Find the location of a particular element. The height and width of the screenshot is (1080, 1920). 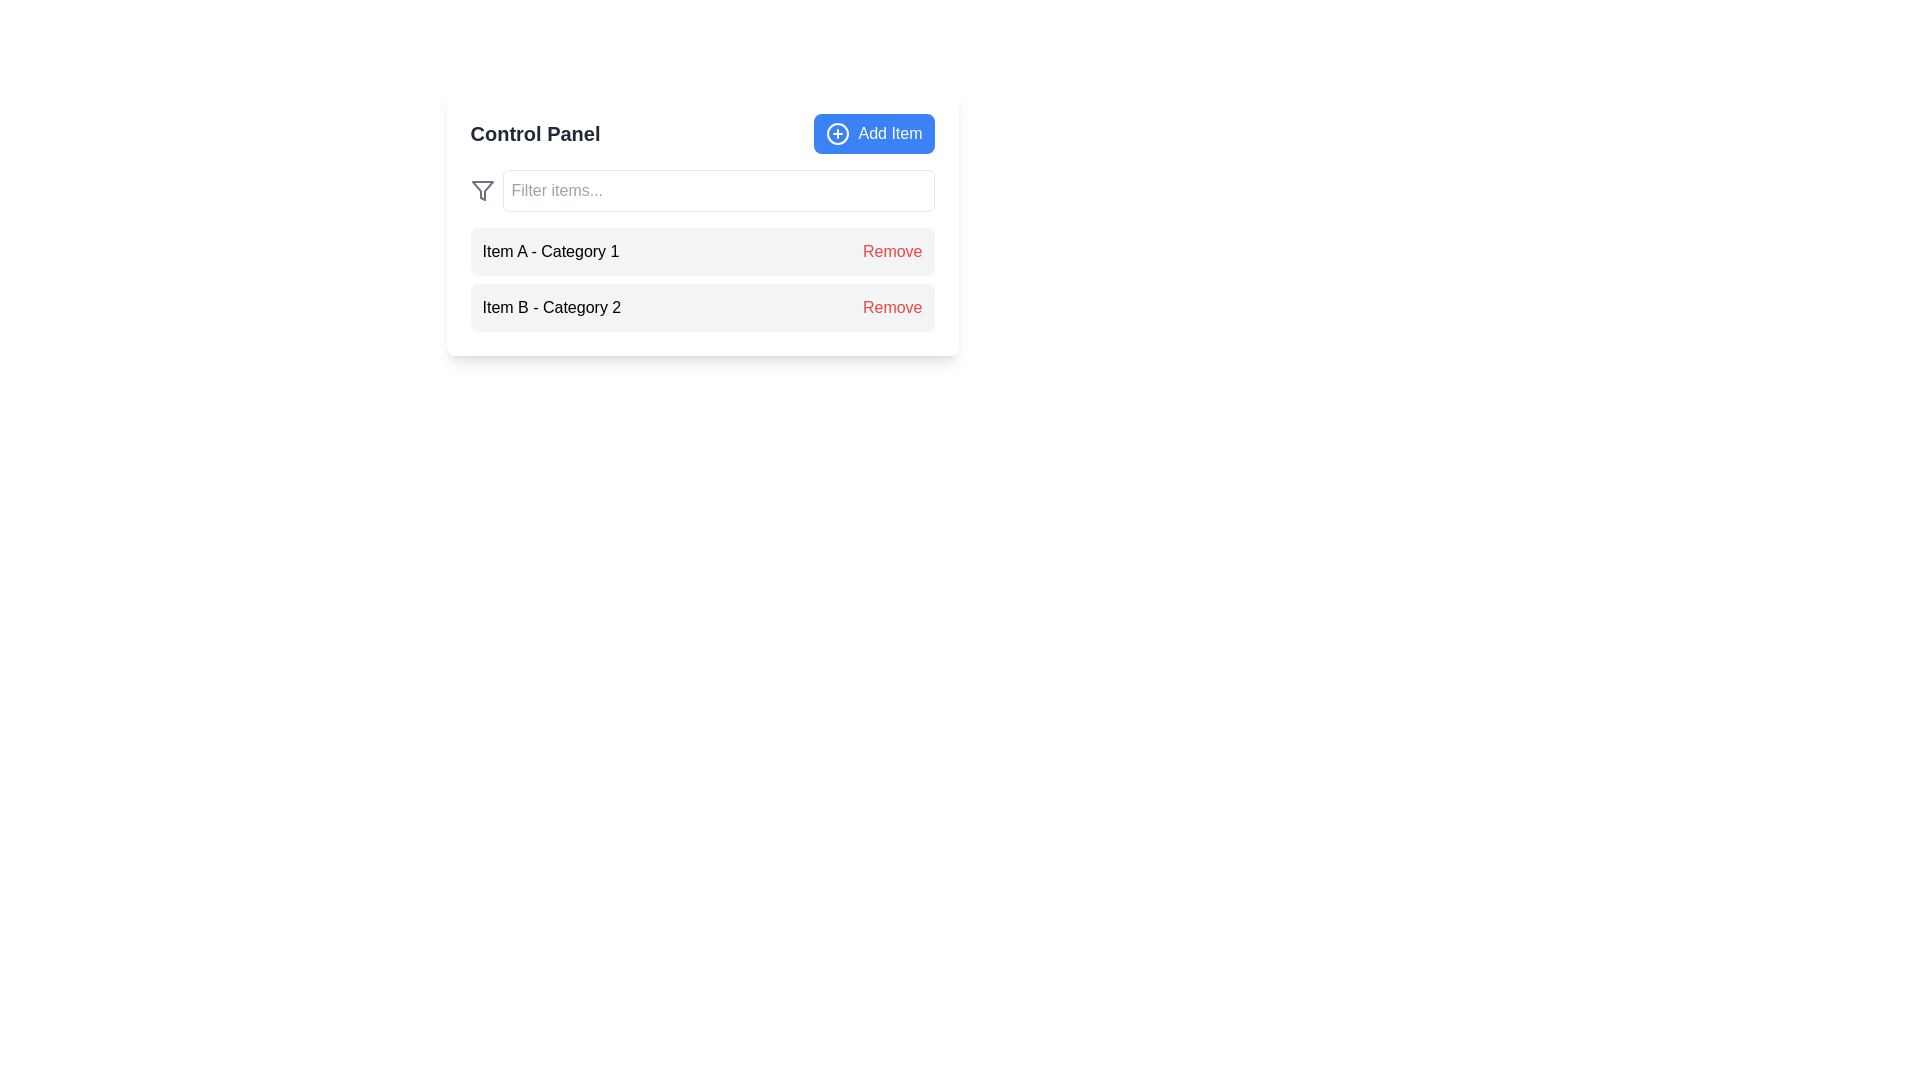

the button located in the upper-right corner of the 'Control Panel' section is located at coordinates (873, 134).